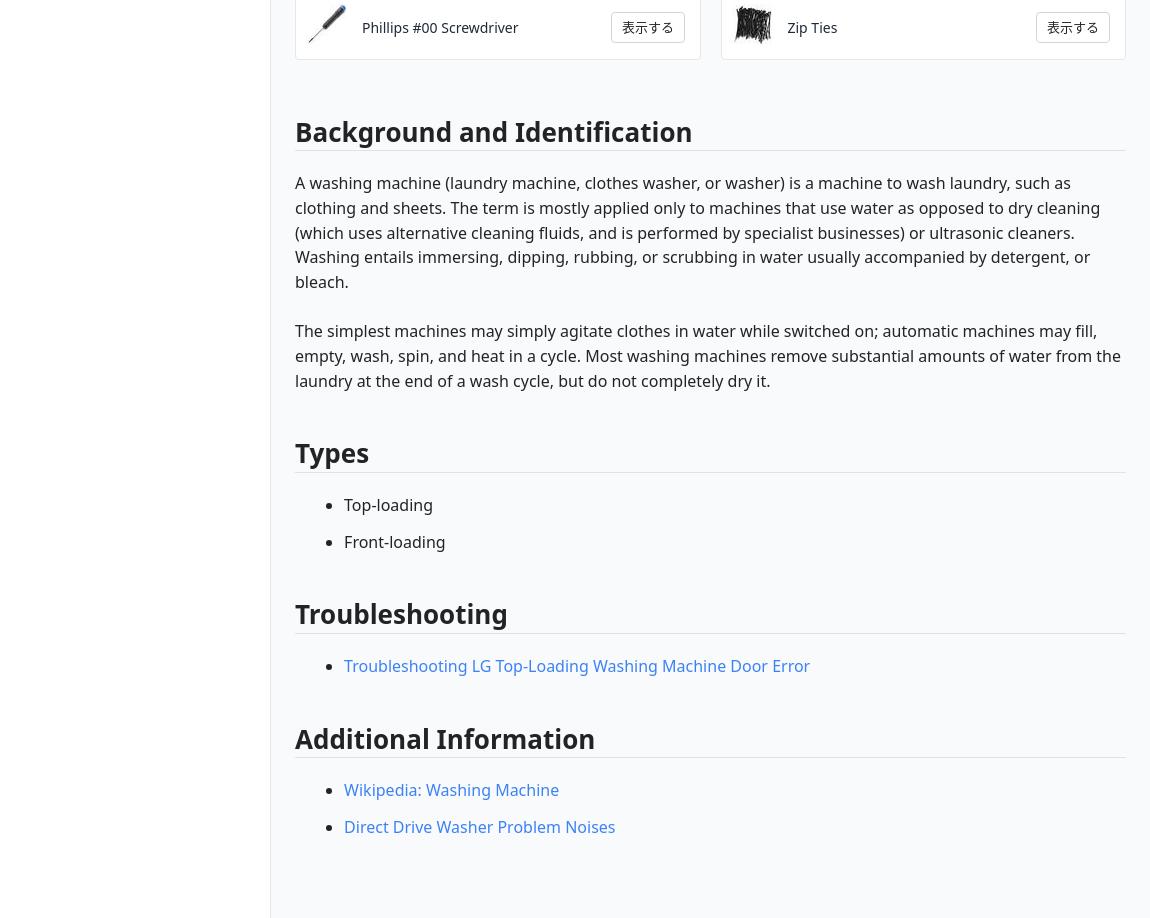 The width and height of the screenshot is (1150, 918). I want to click on 'Troubleshooting', so click(401, 613).